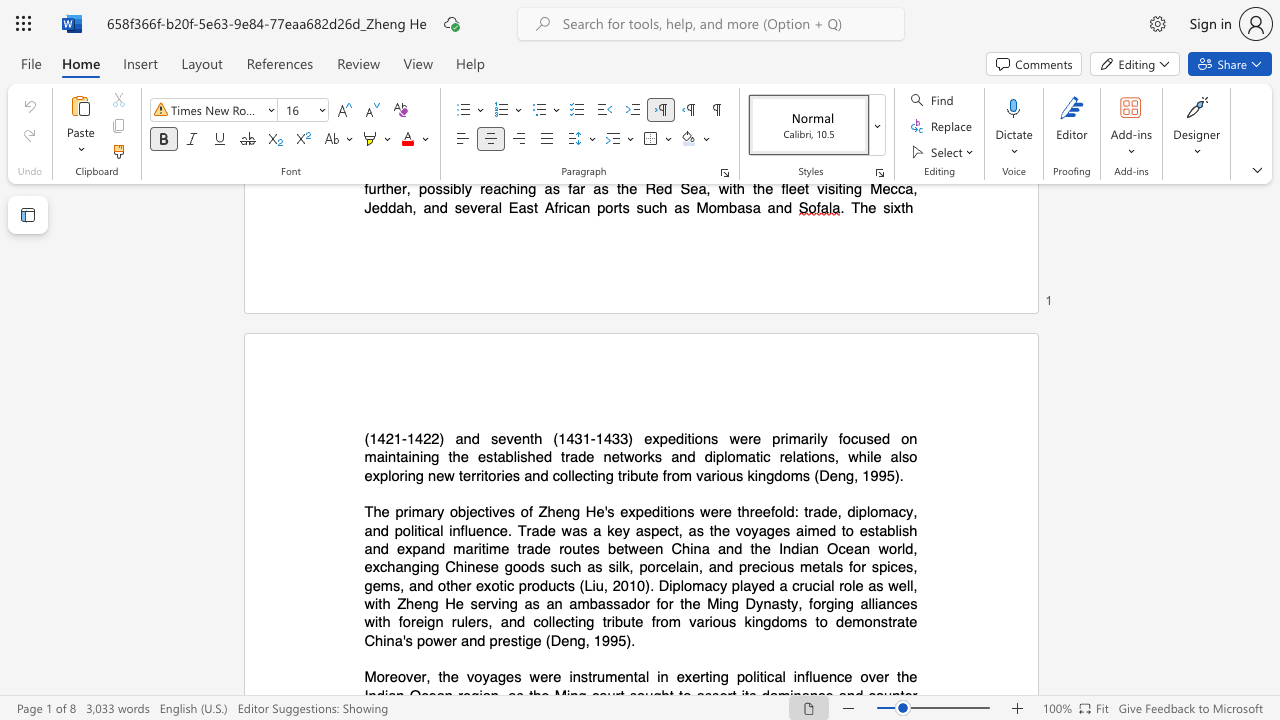 Image resolution: width=1280 pixels, height=720 pixels. I want to click on the subset text "e primar" within the text "The primary", so click(381, 511).